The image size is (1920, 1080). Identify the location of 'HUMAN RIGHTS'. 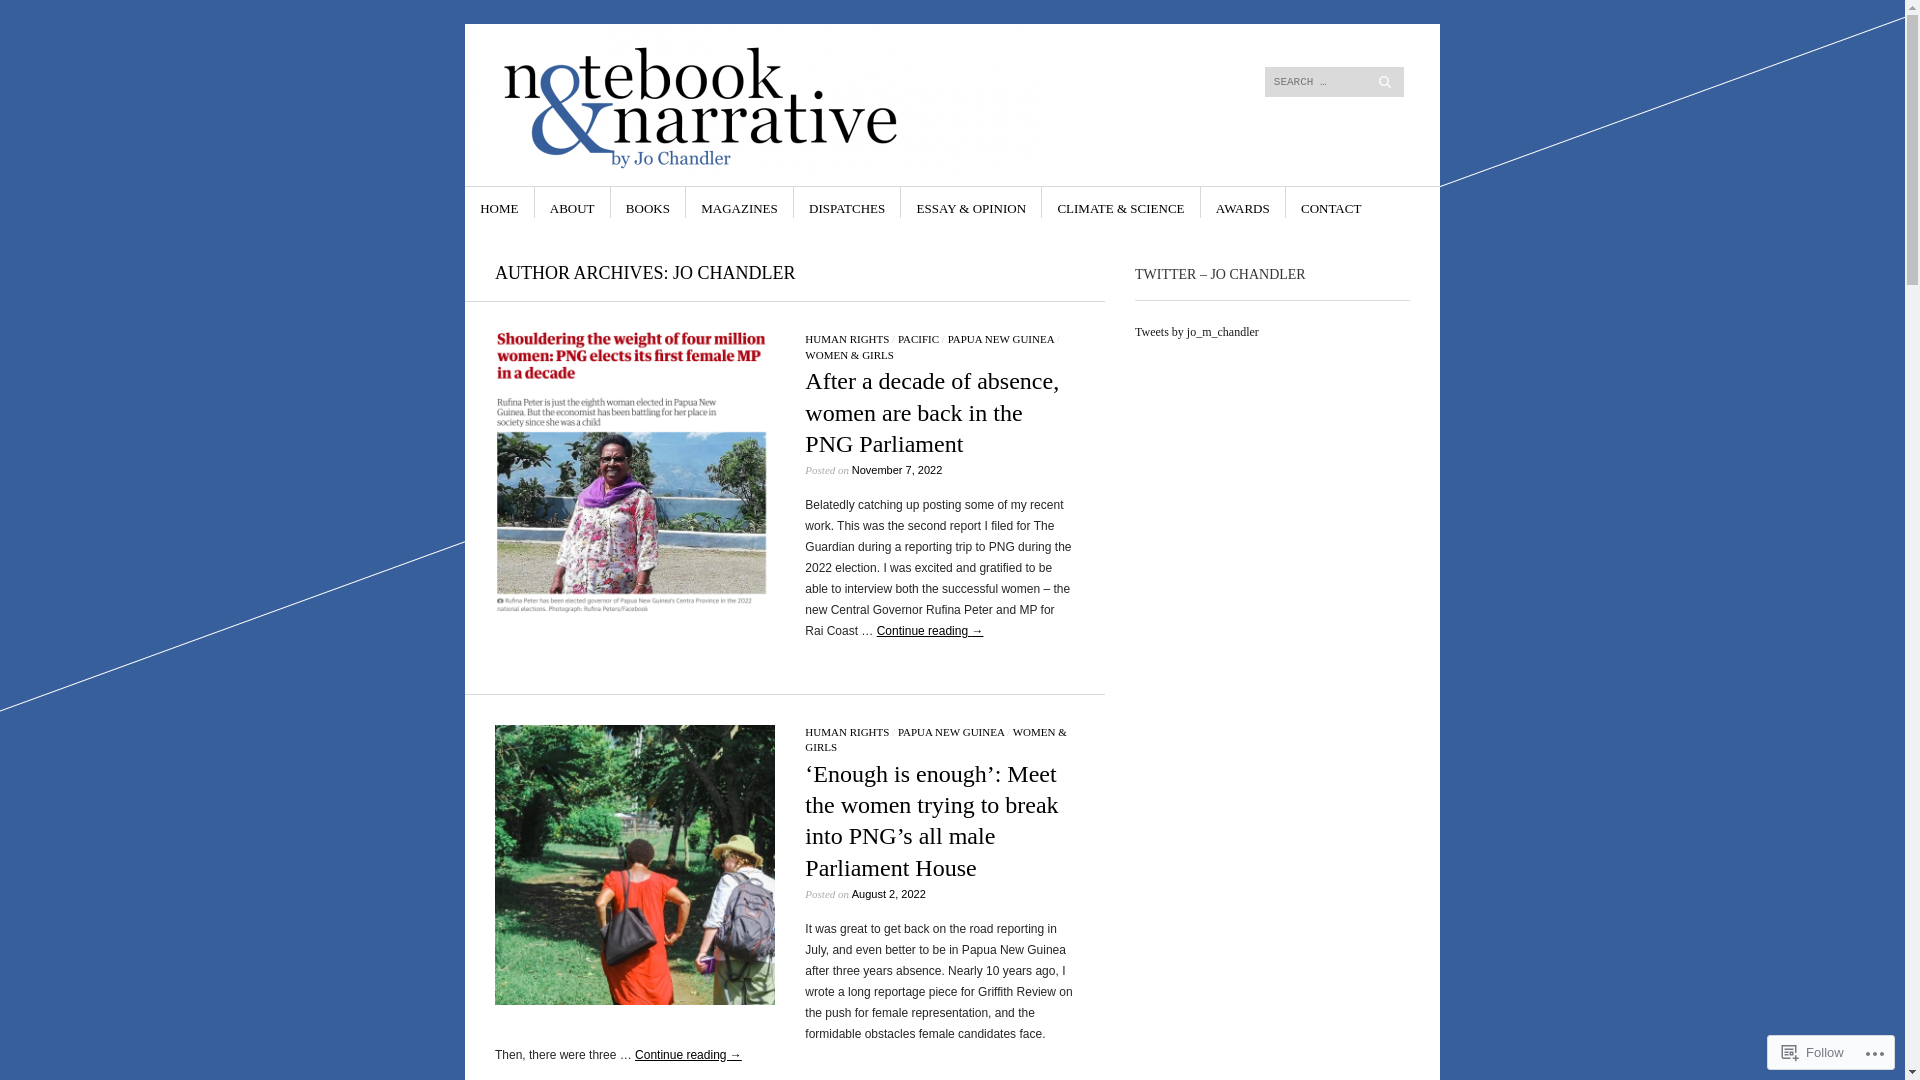
(846, 338).